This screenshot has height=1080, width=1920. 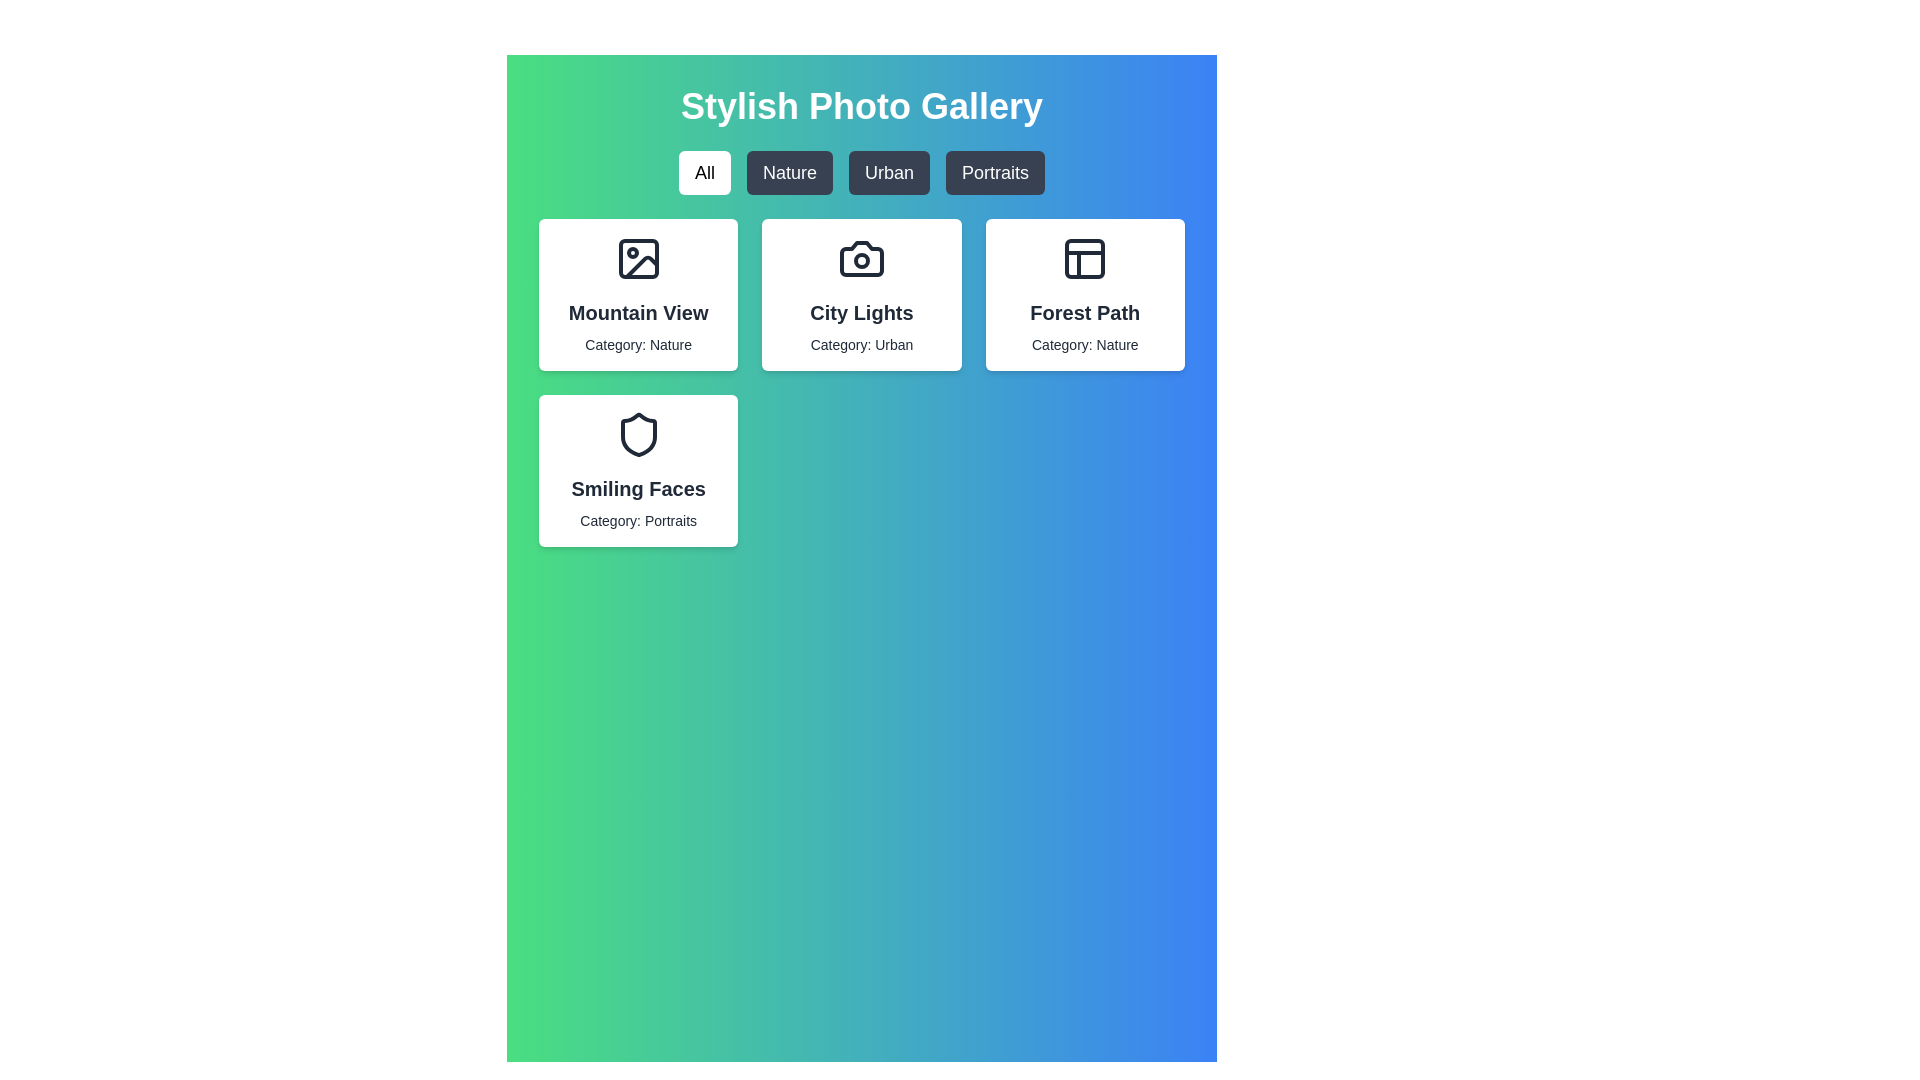 I want to click on the 'Portraits' button, which is a rectangular button with a dark background and rounded corners located in the top row of a photo gallery interface, to filter the gallery by 'Portraits' category, so click(x=995, y=172).